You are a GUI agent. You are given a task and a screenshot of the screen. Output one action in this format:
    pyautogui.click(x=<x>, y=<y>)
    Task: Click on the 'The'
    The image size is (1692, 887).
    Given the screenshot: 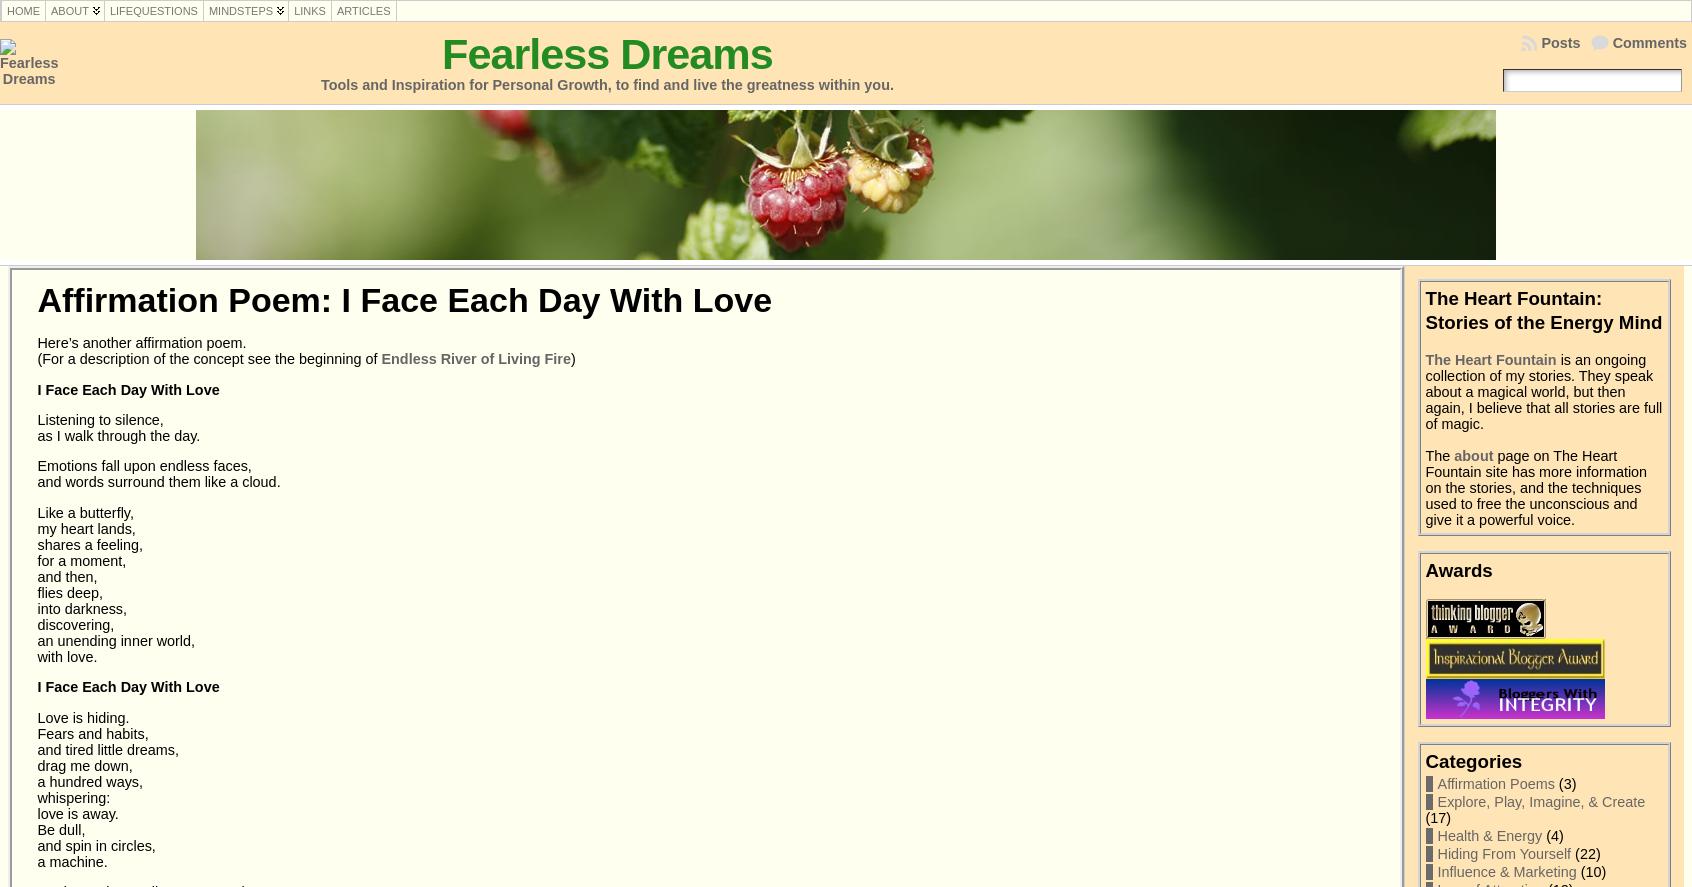 What is the action you would take?
    pyautogui.click(x=1438, y=454)
    